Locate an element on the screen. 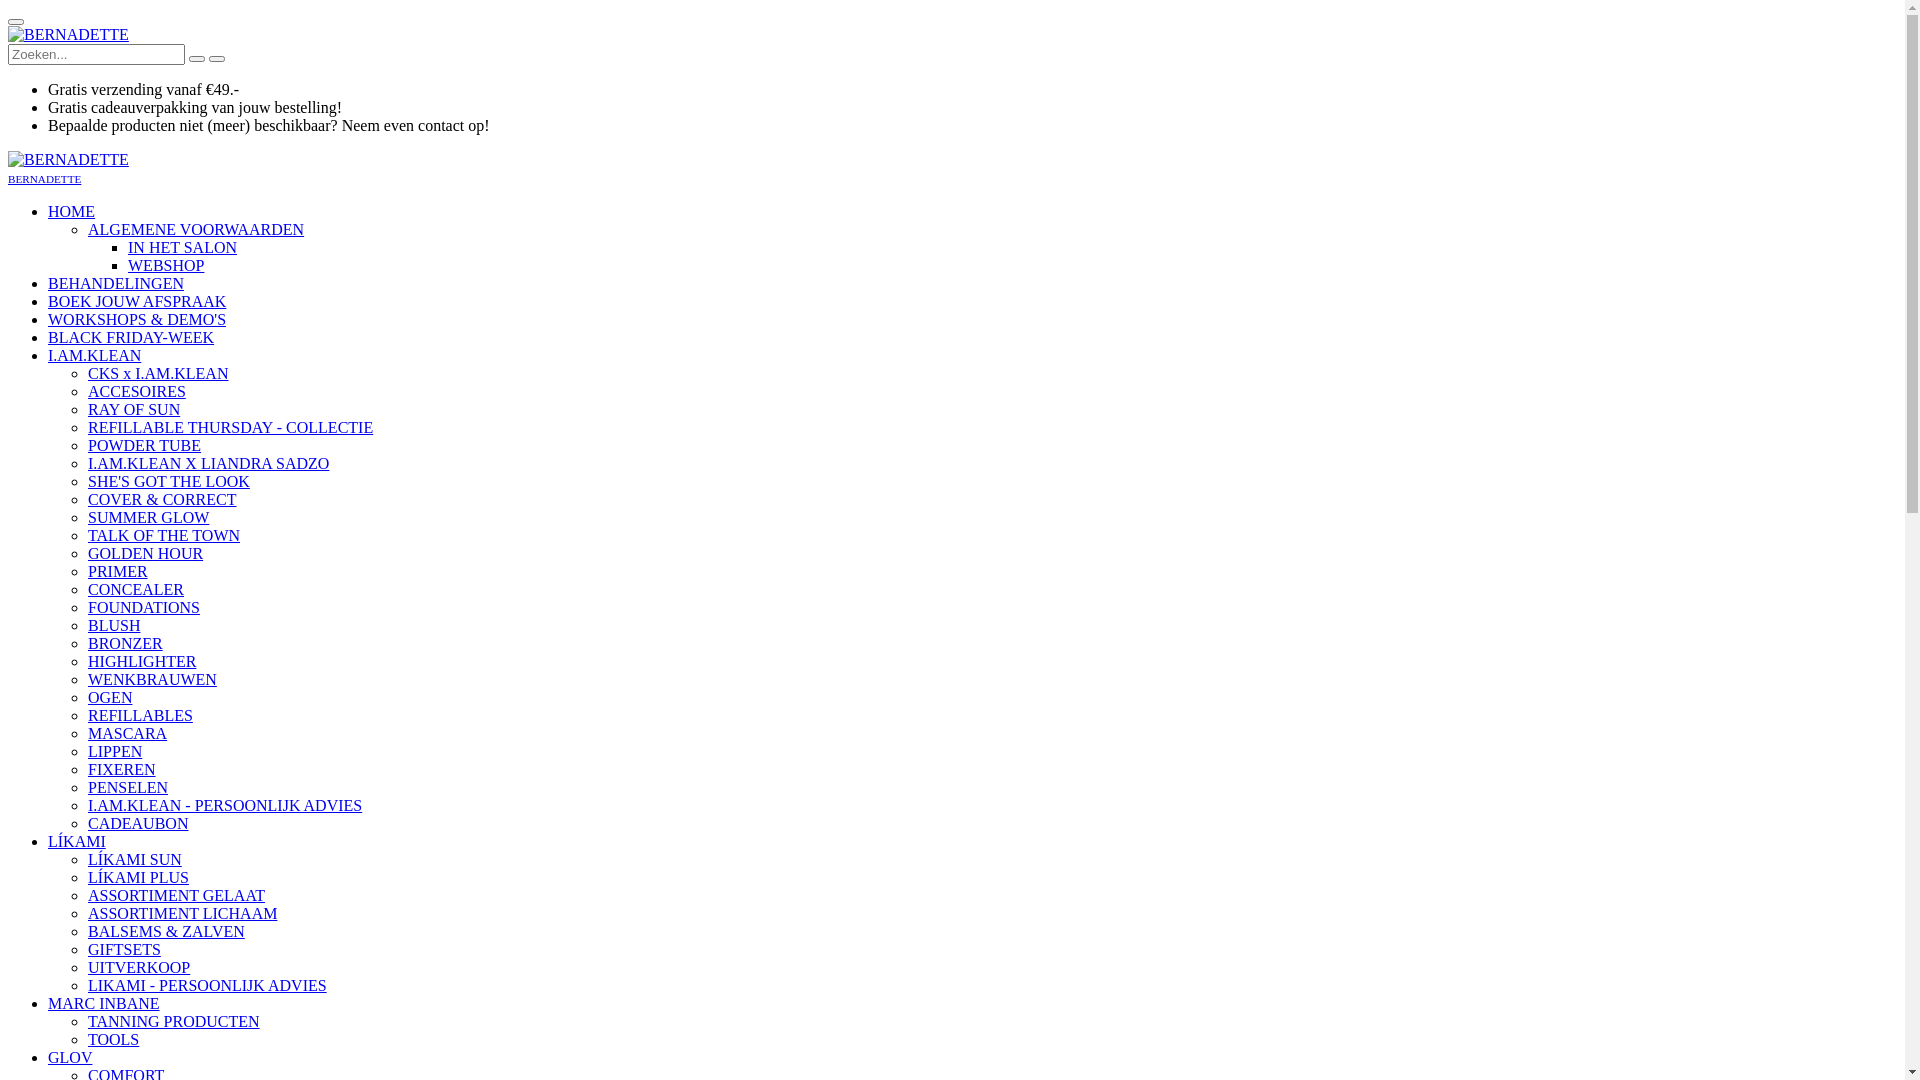  'LIKAMI - PERSOONLIJK ADVIES' is located at coordinates (207, 984).